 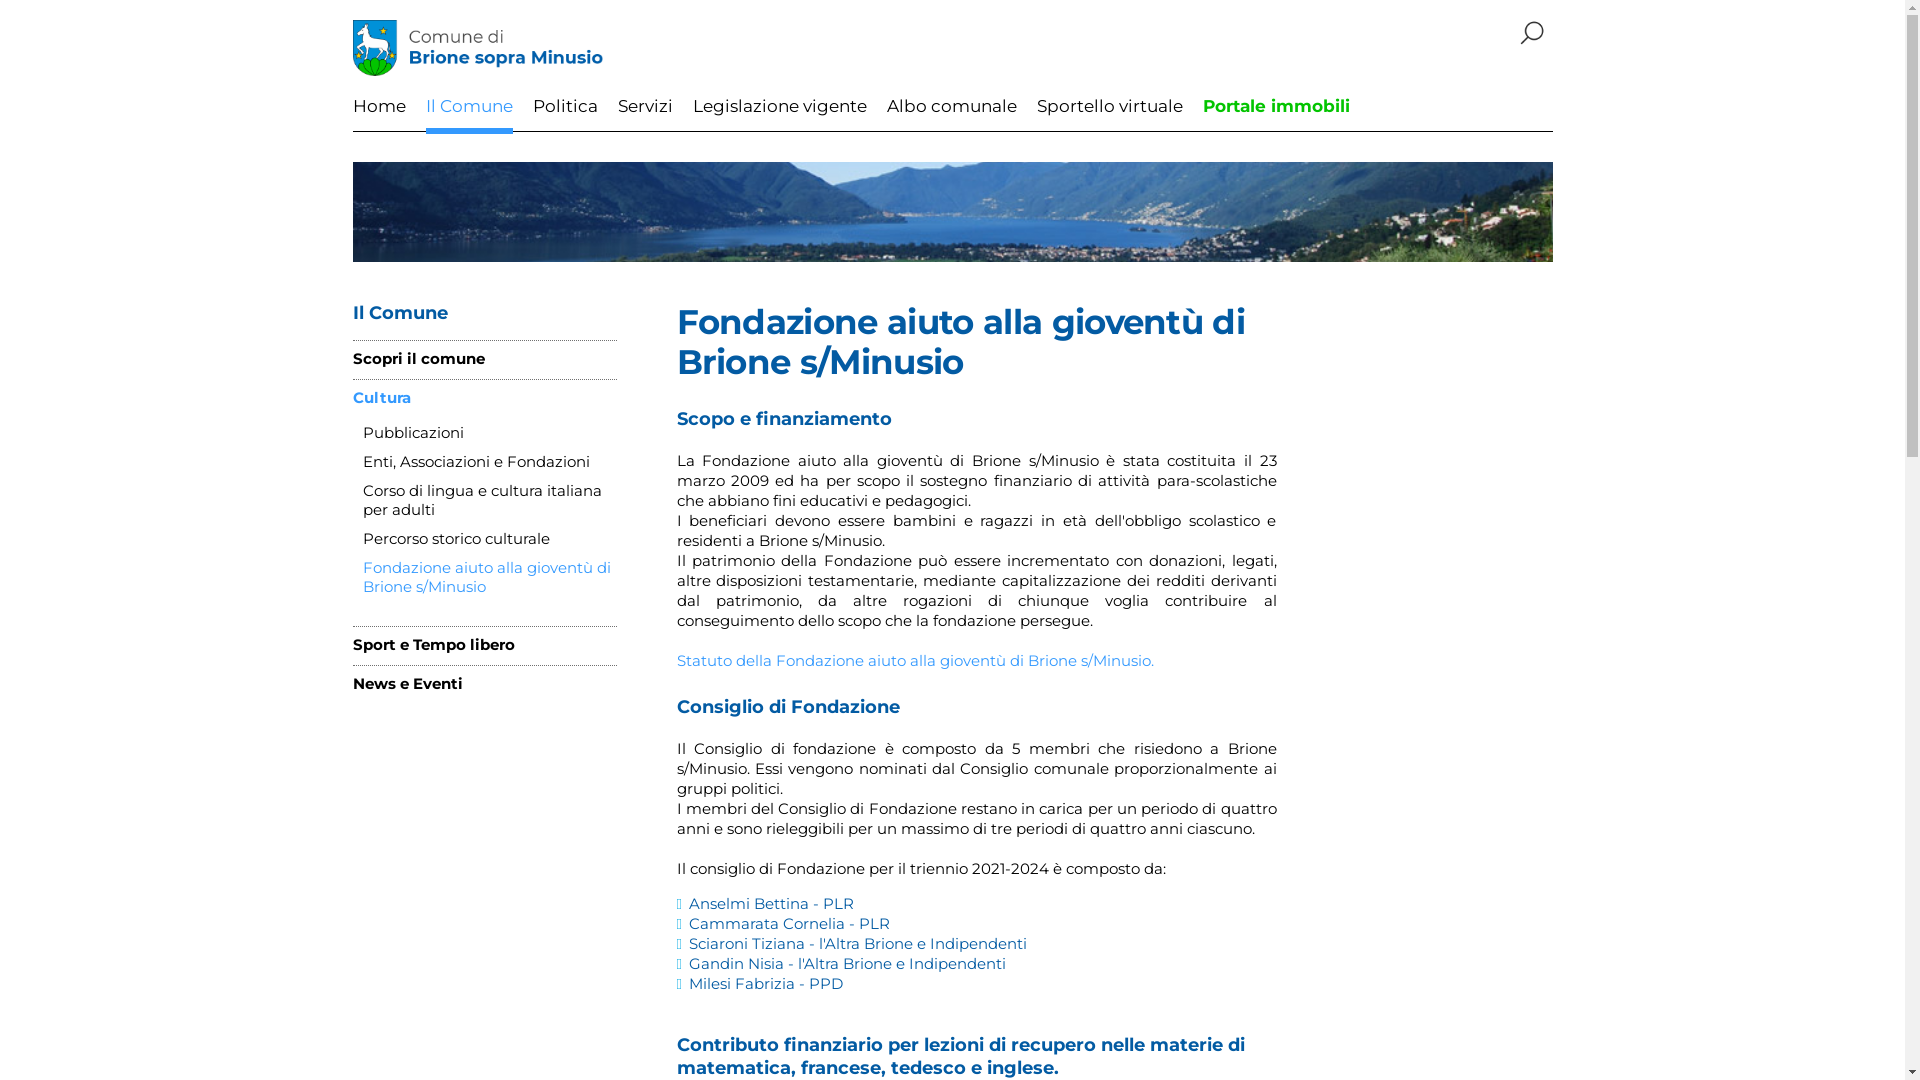 What do you see at coordinates (777, 115) in the screenshot?
I see `'Legislazione vigente'` at bounding box center [777, 115].